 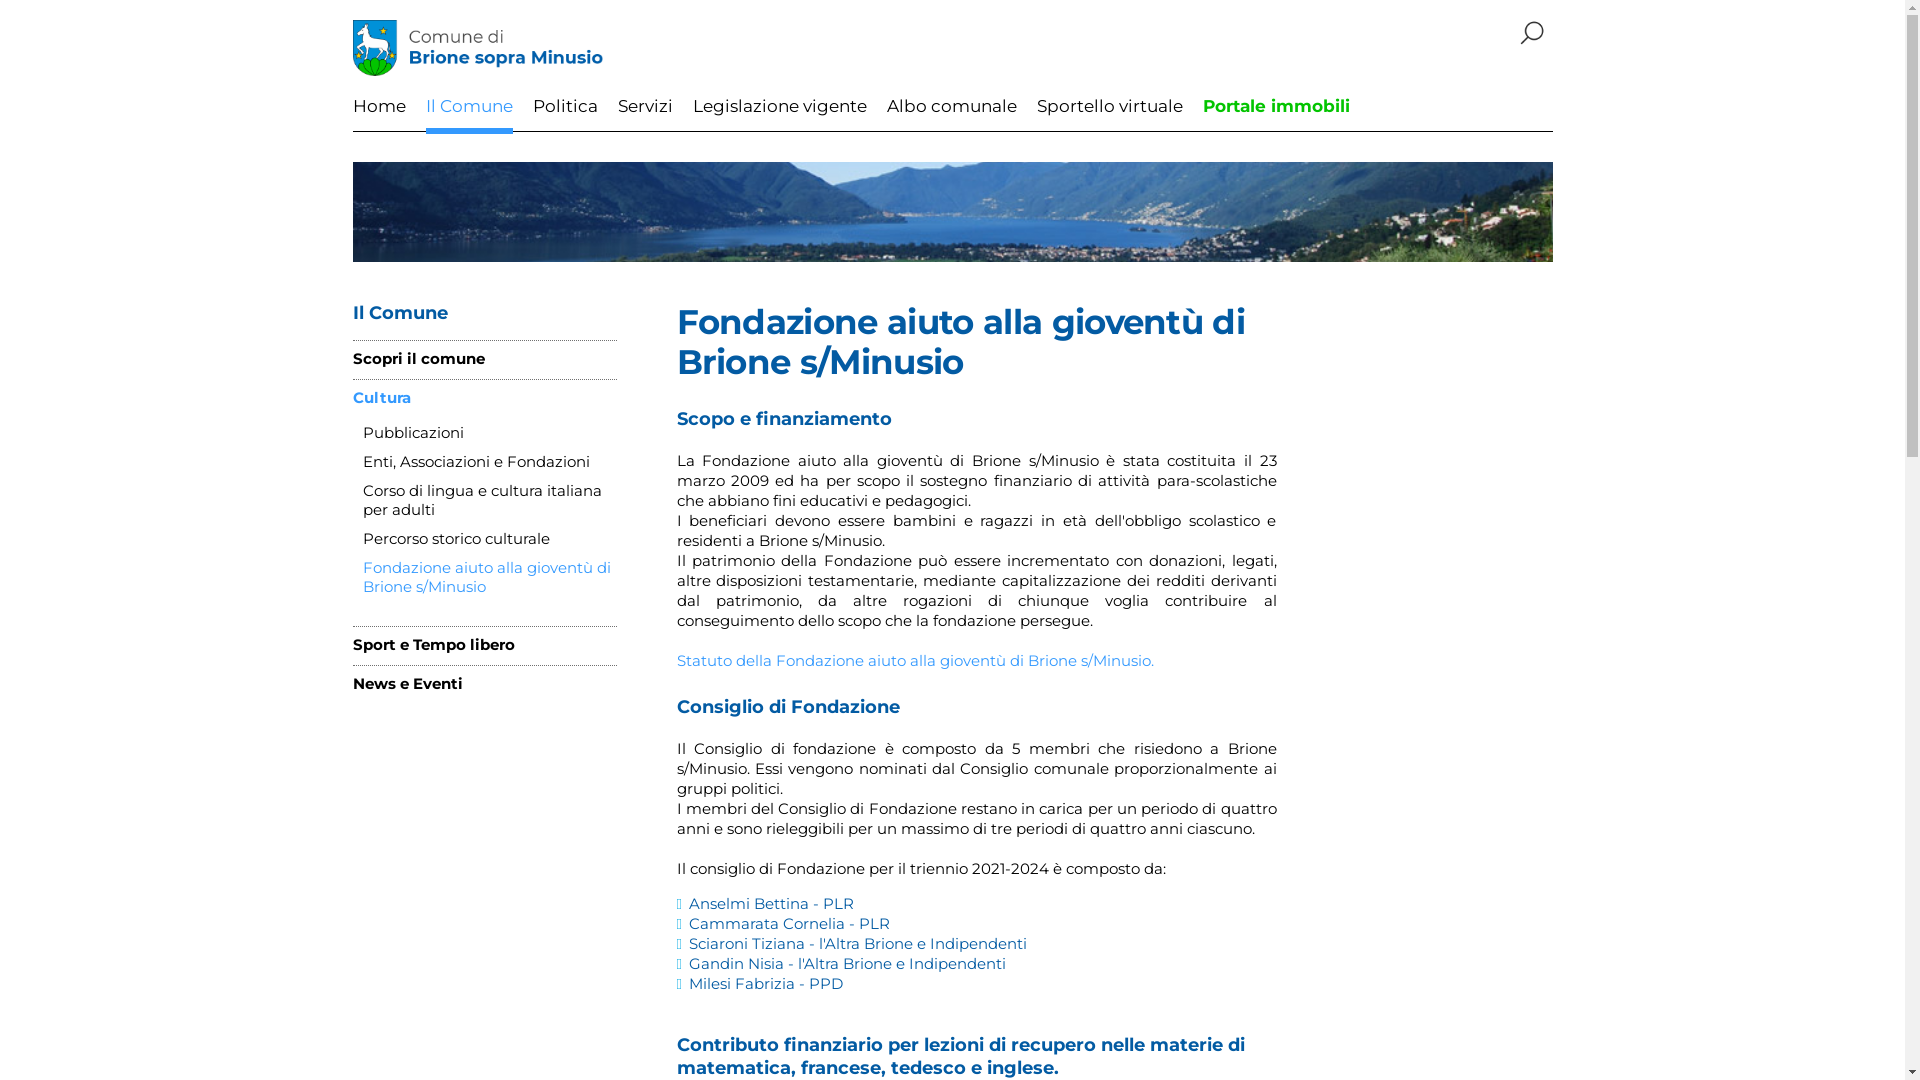 What do you see at coordinates (777, 115) in the screenshot?
I see `'Legislazione vigente'` at bounding box center [777, 115].